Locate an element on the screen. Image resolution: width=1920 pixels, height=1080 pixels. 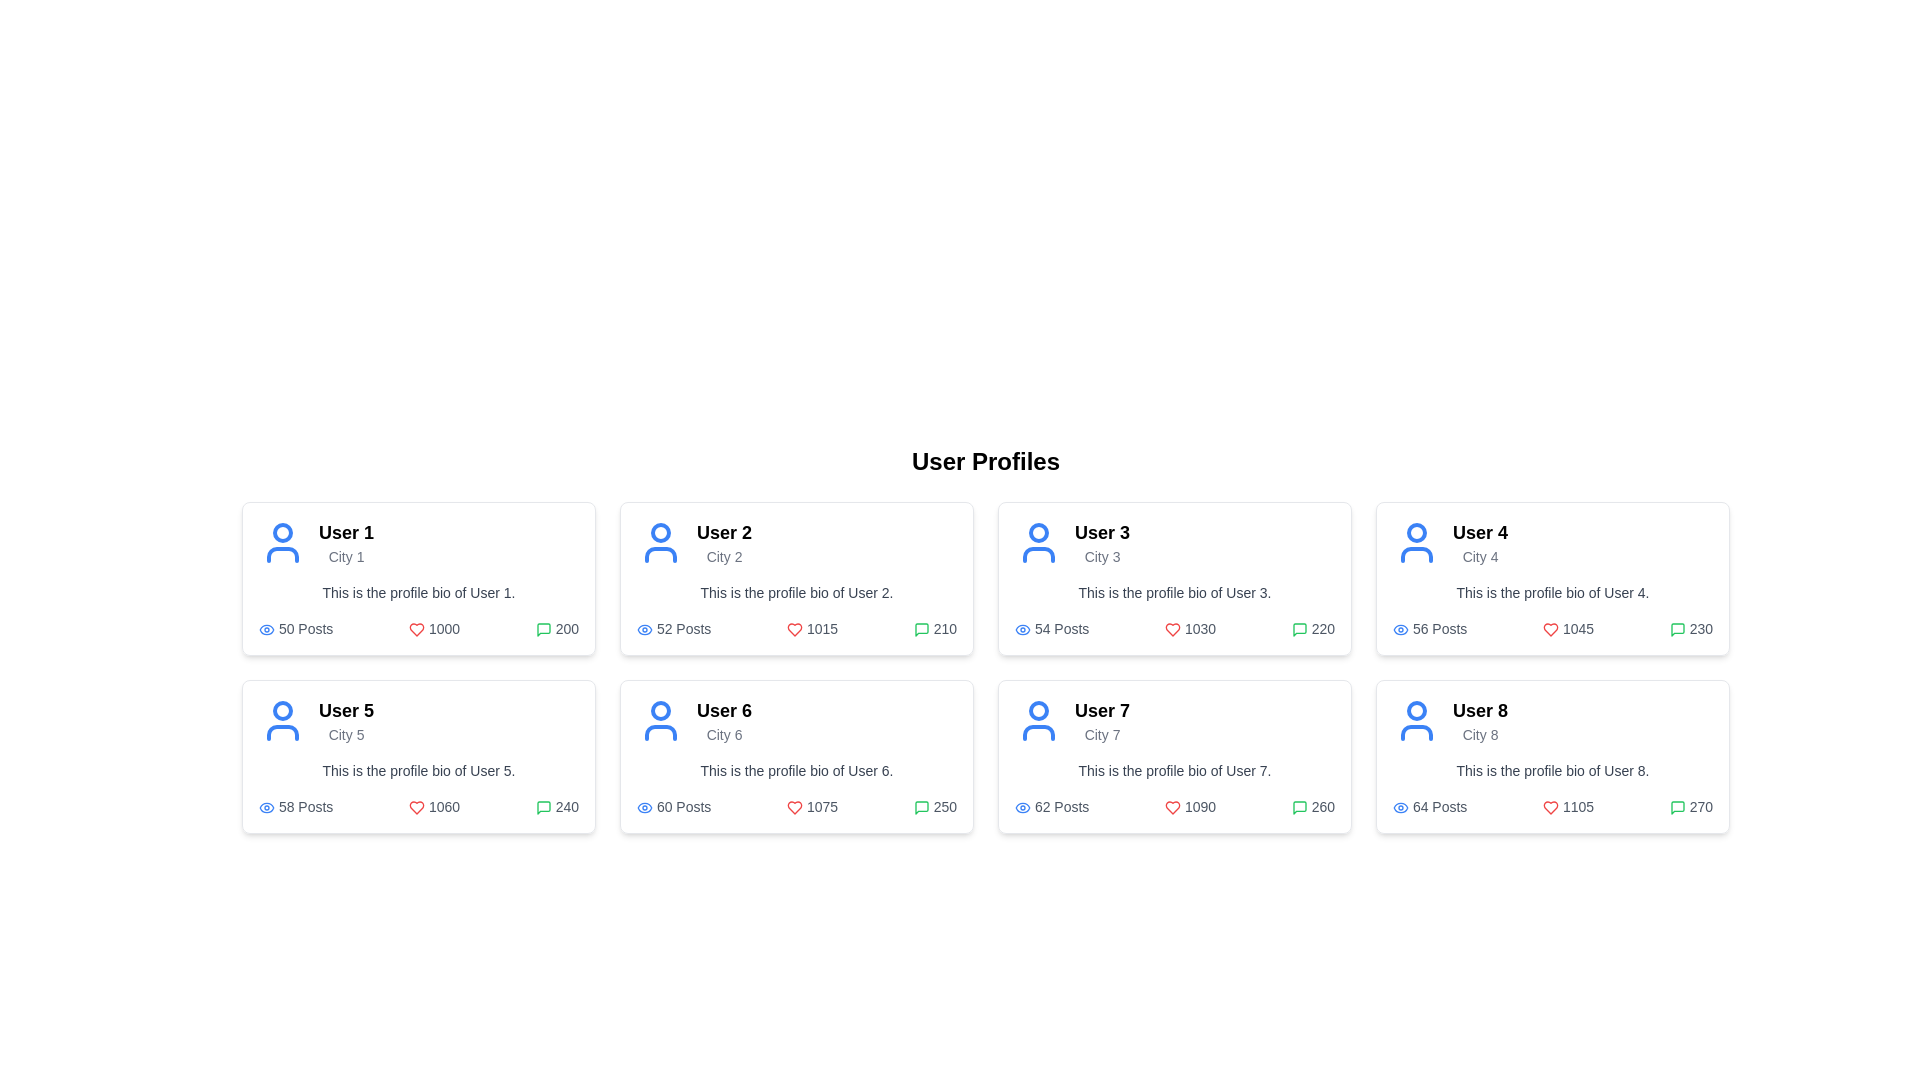
the lower part of the SVG vector-based user icon for 'User 2' is located at coordinates (661, 555).